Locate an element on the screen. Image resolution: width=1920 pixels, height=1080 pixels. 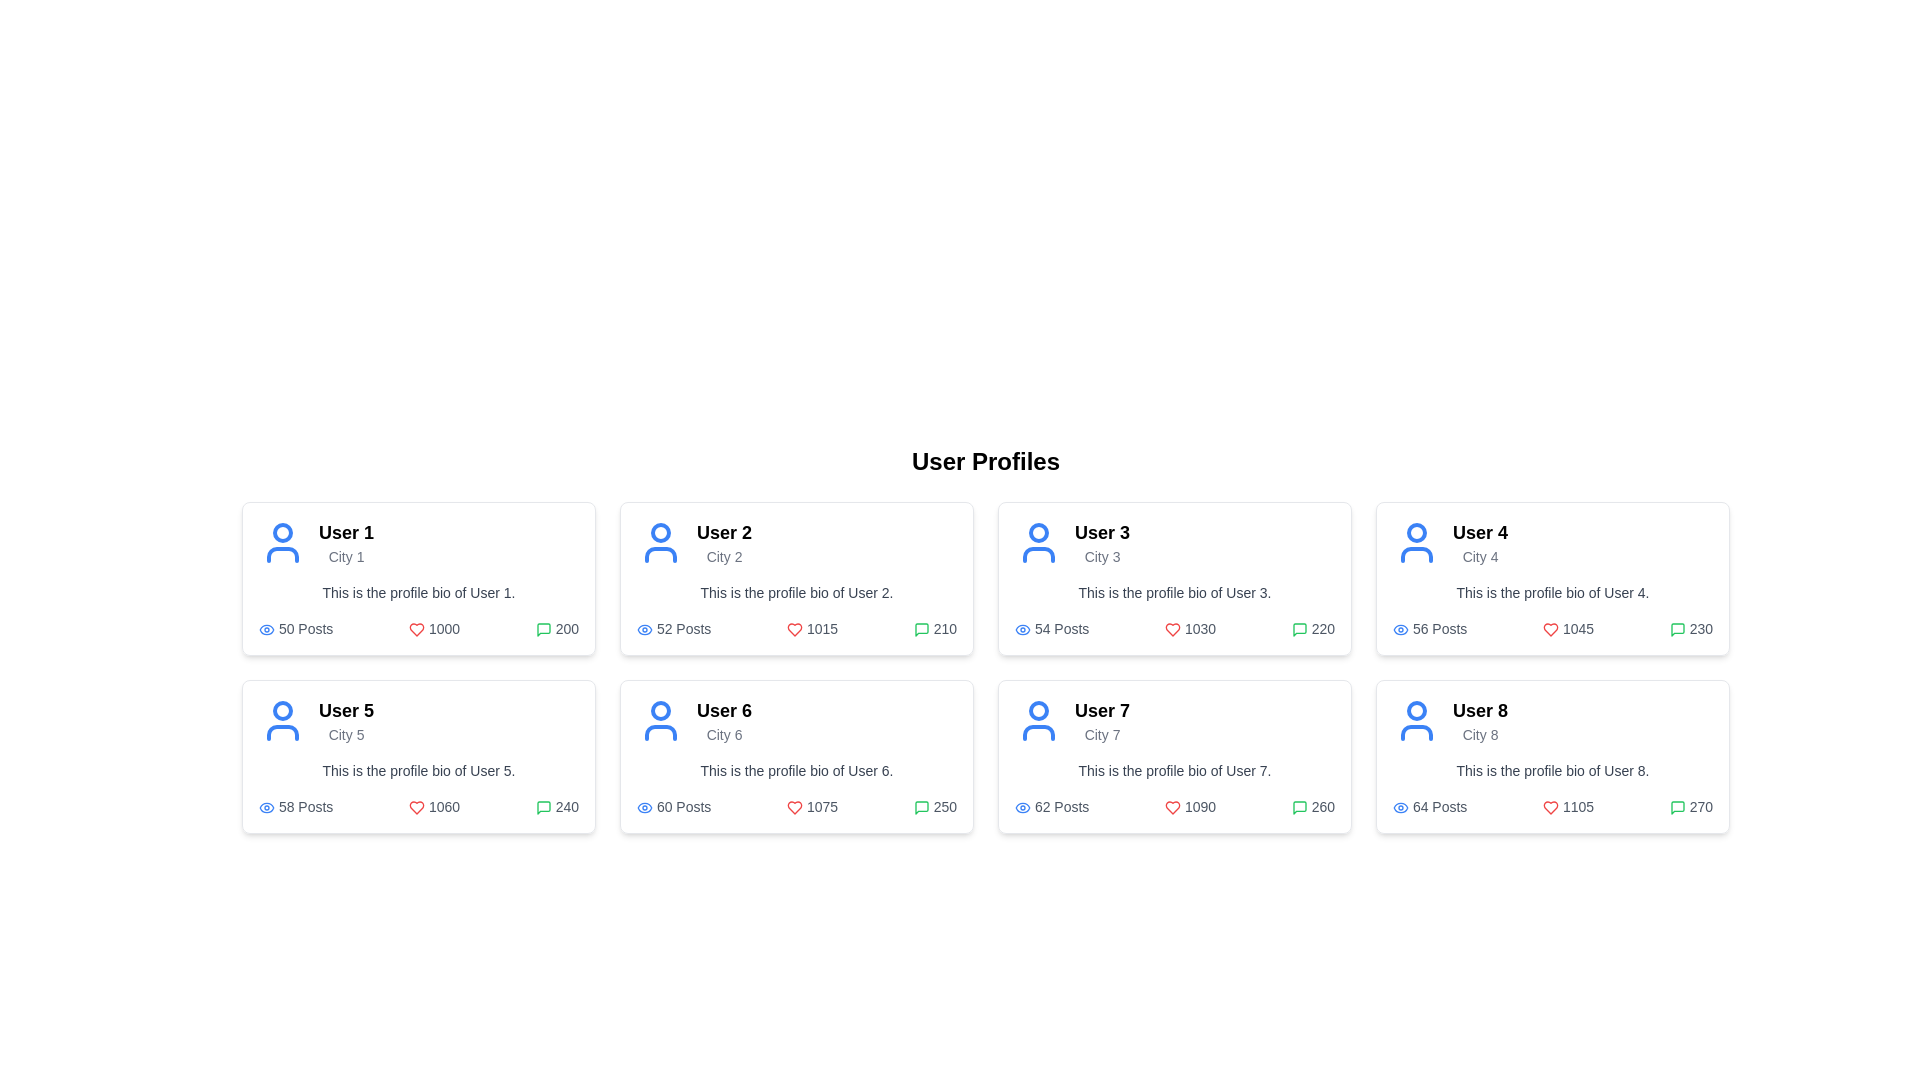
the lower part of the SVG vector-based user icon for 'User 2' is located at coordinates (661, 555).